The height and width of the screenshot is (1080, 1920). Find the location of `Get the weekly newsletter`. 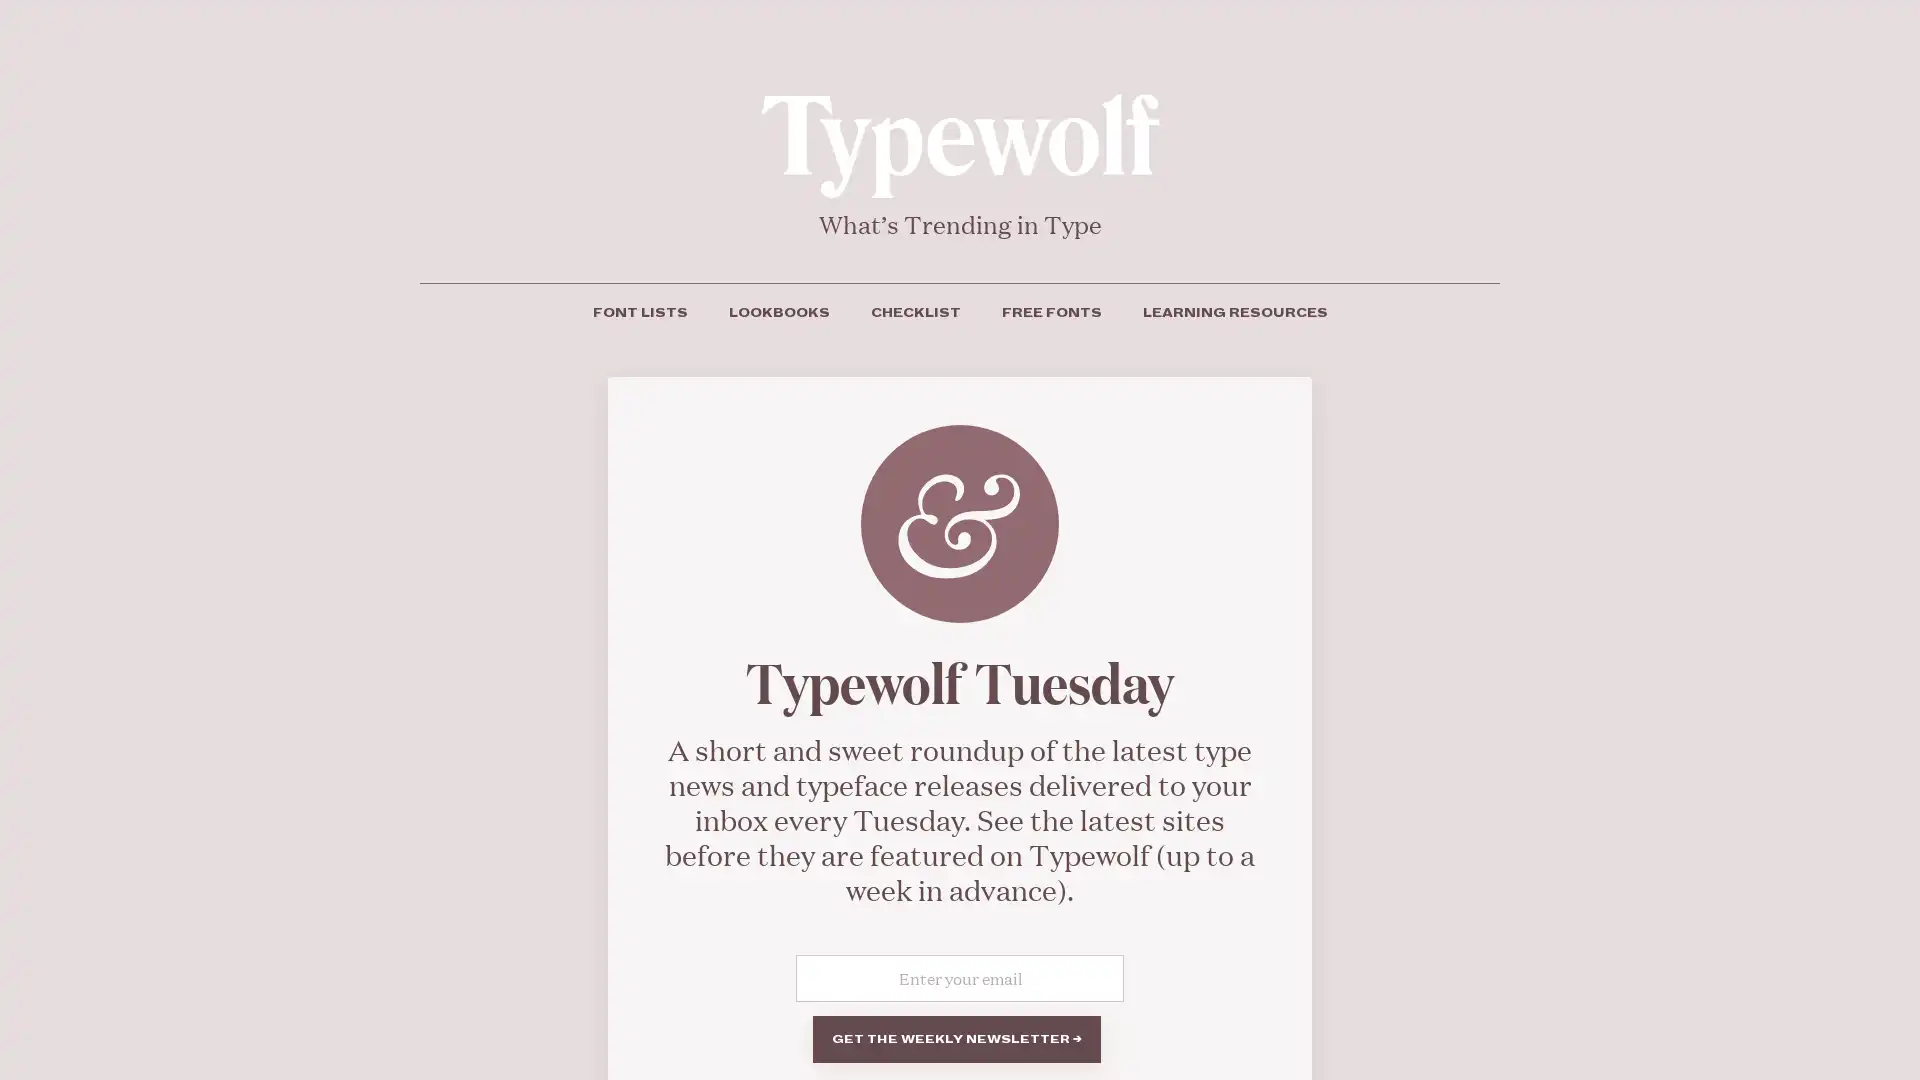

Get the weekly newsletter is located at coordinates (954, 1037).